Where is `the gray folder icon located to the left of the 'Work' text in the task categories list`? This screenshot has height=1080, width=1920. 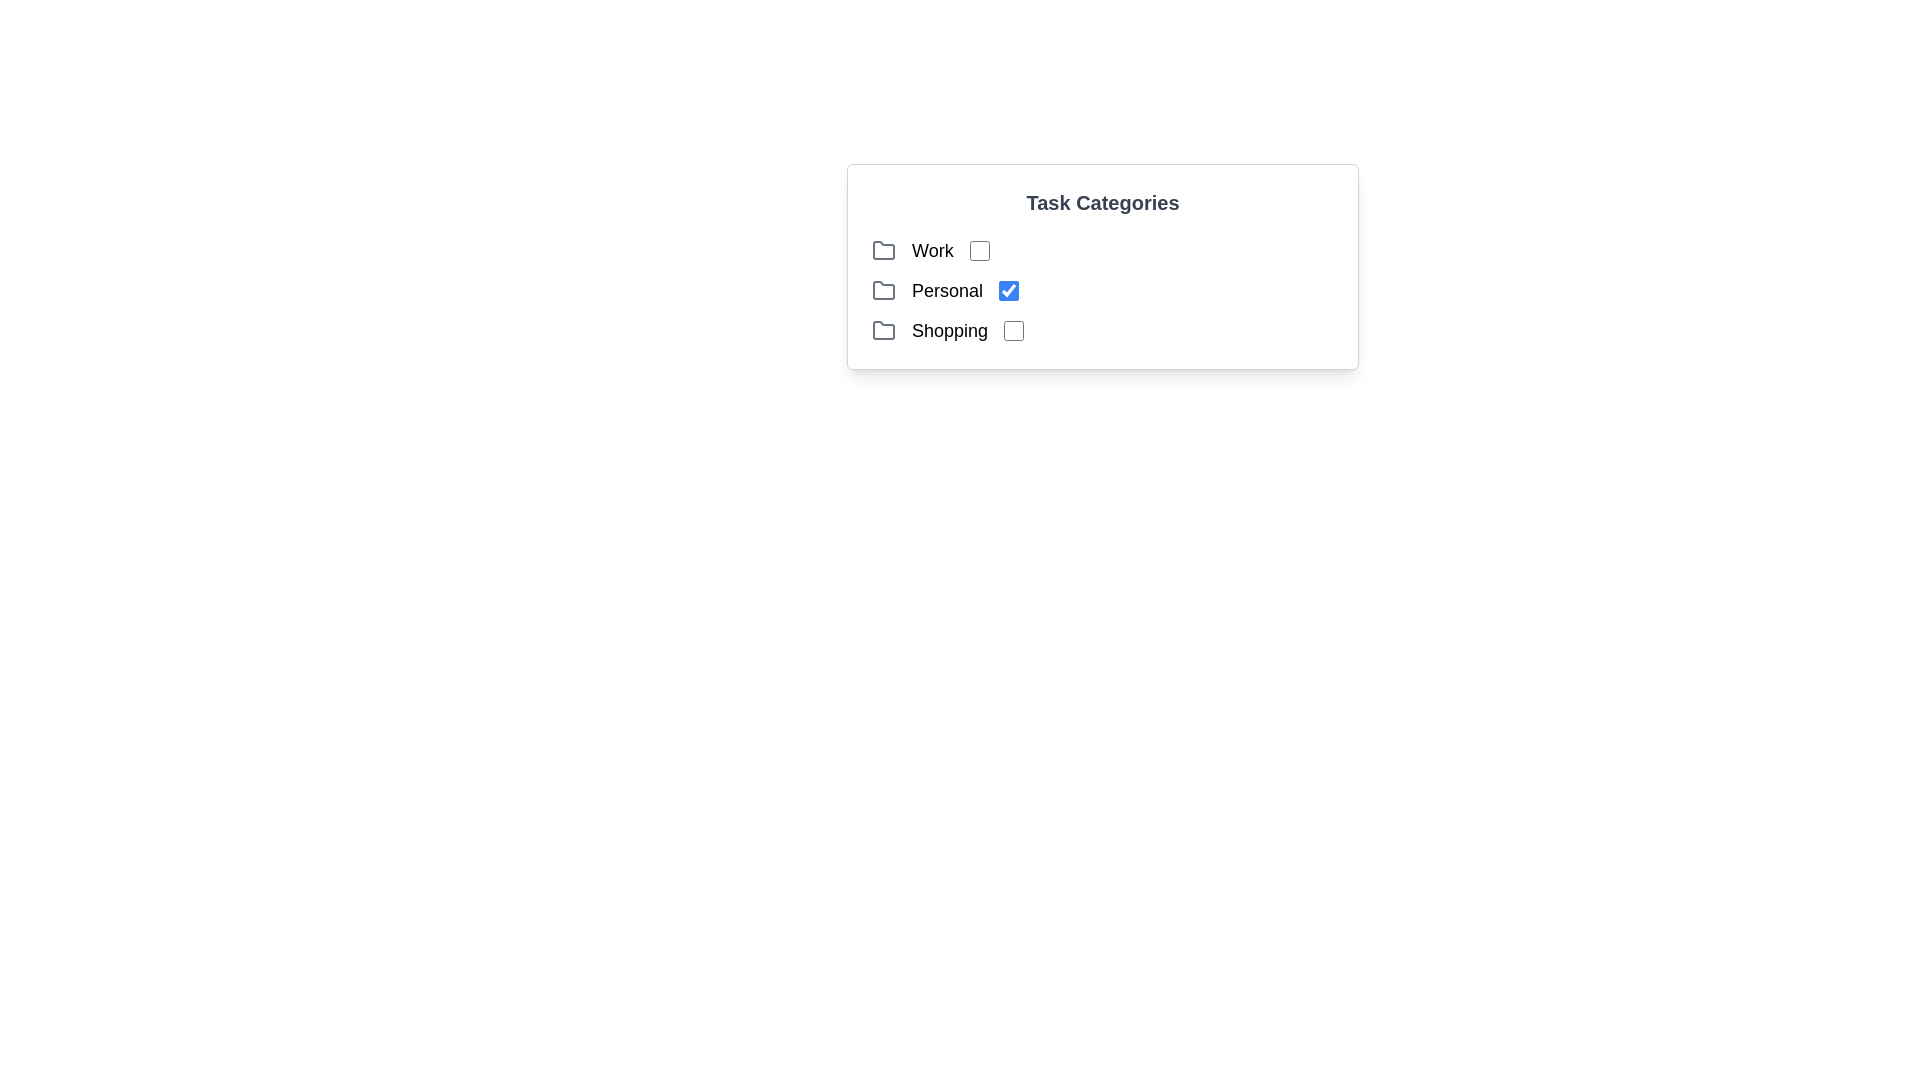
the gray folder icon located to the left of the 'Work' text in the task categories list is located at coordinates (882, 249).